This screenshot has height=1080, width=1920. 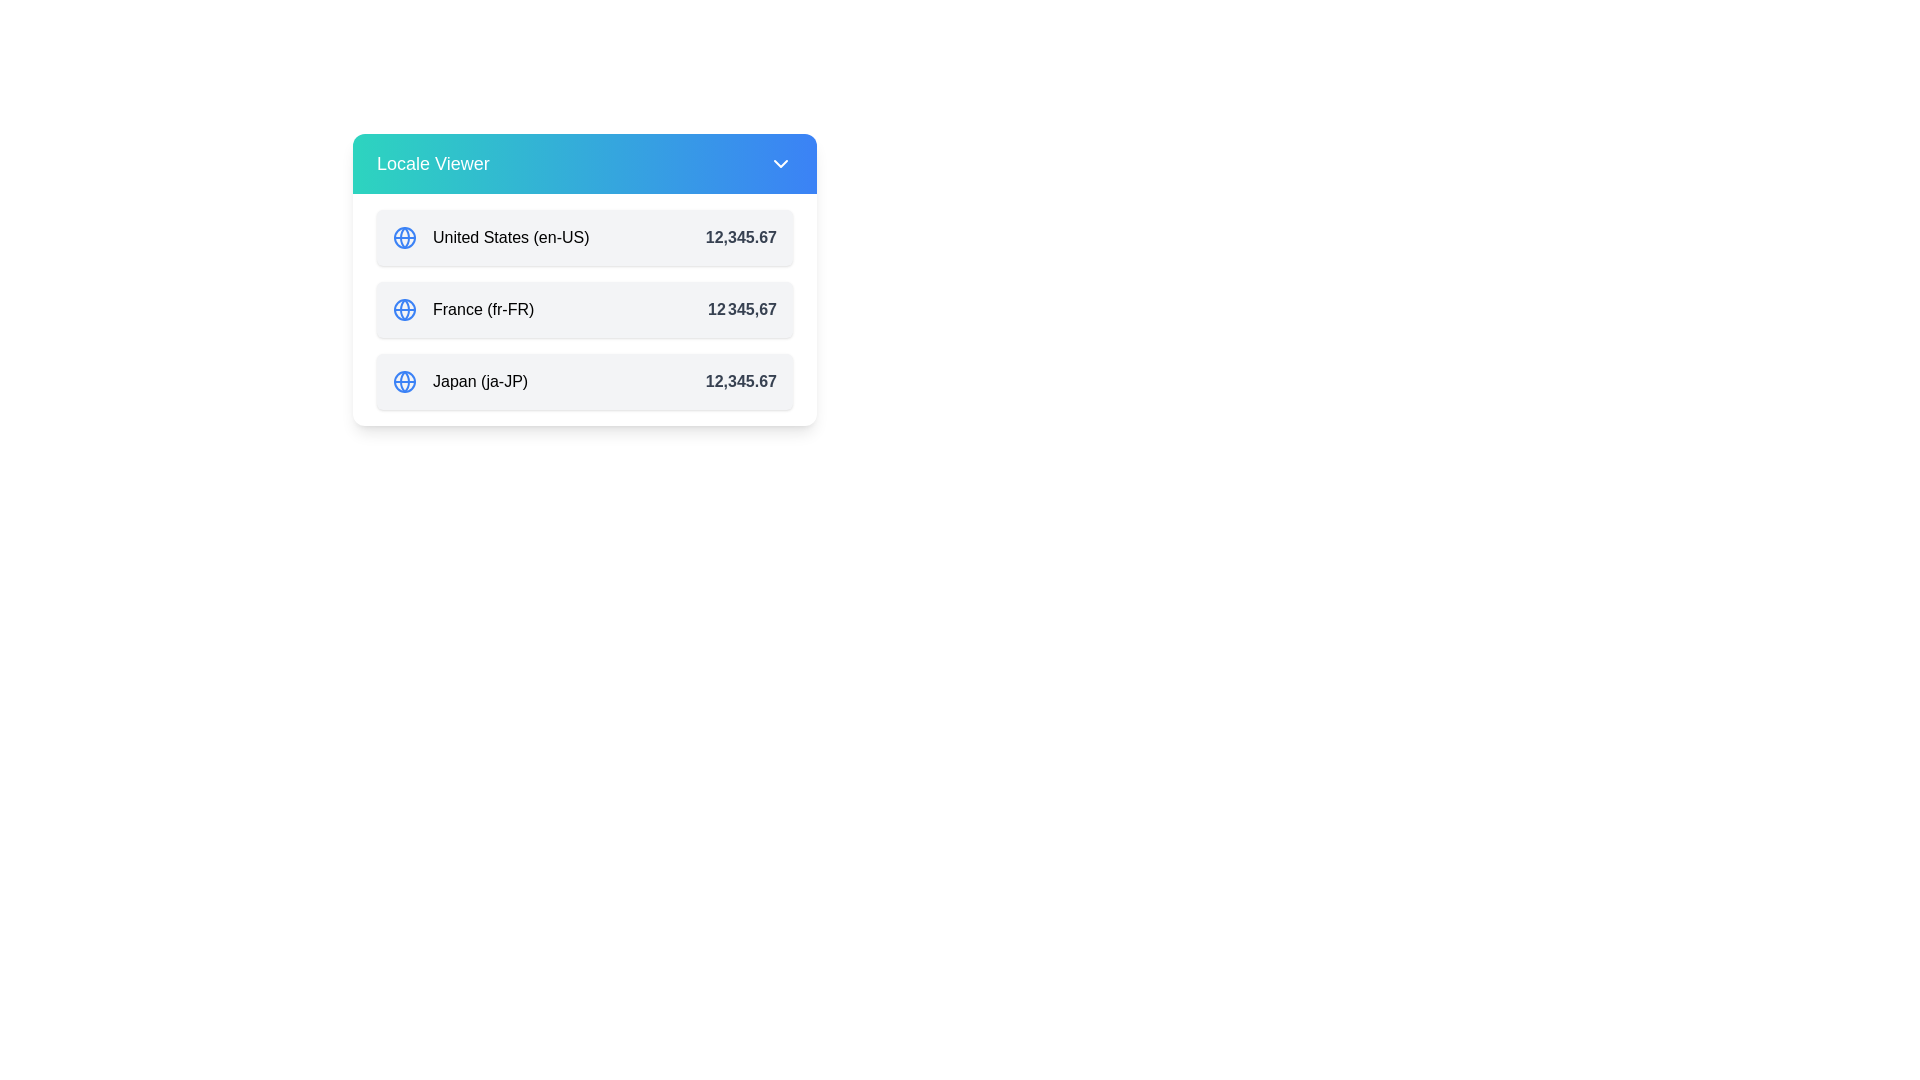 I want to click on the displayed localized numeric value in the Text Label aligned to the right of 'France (fr-FR)' within the list group, positioned below 'United States (en-US)' and above 'Japan (ja-JP), so click(x=741, y=309).